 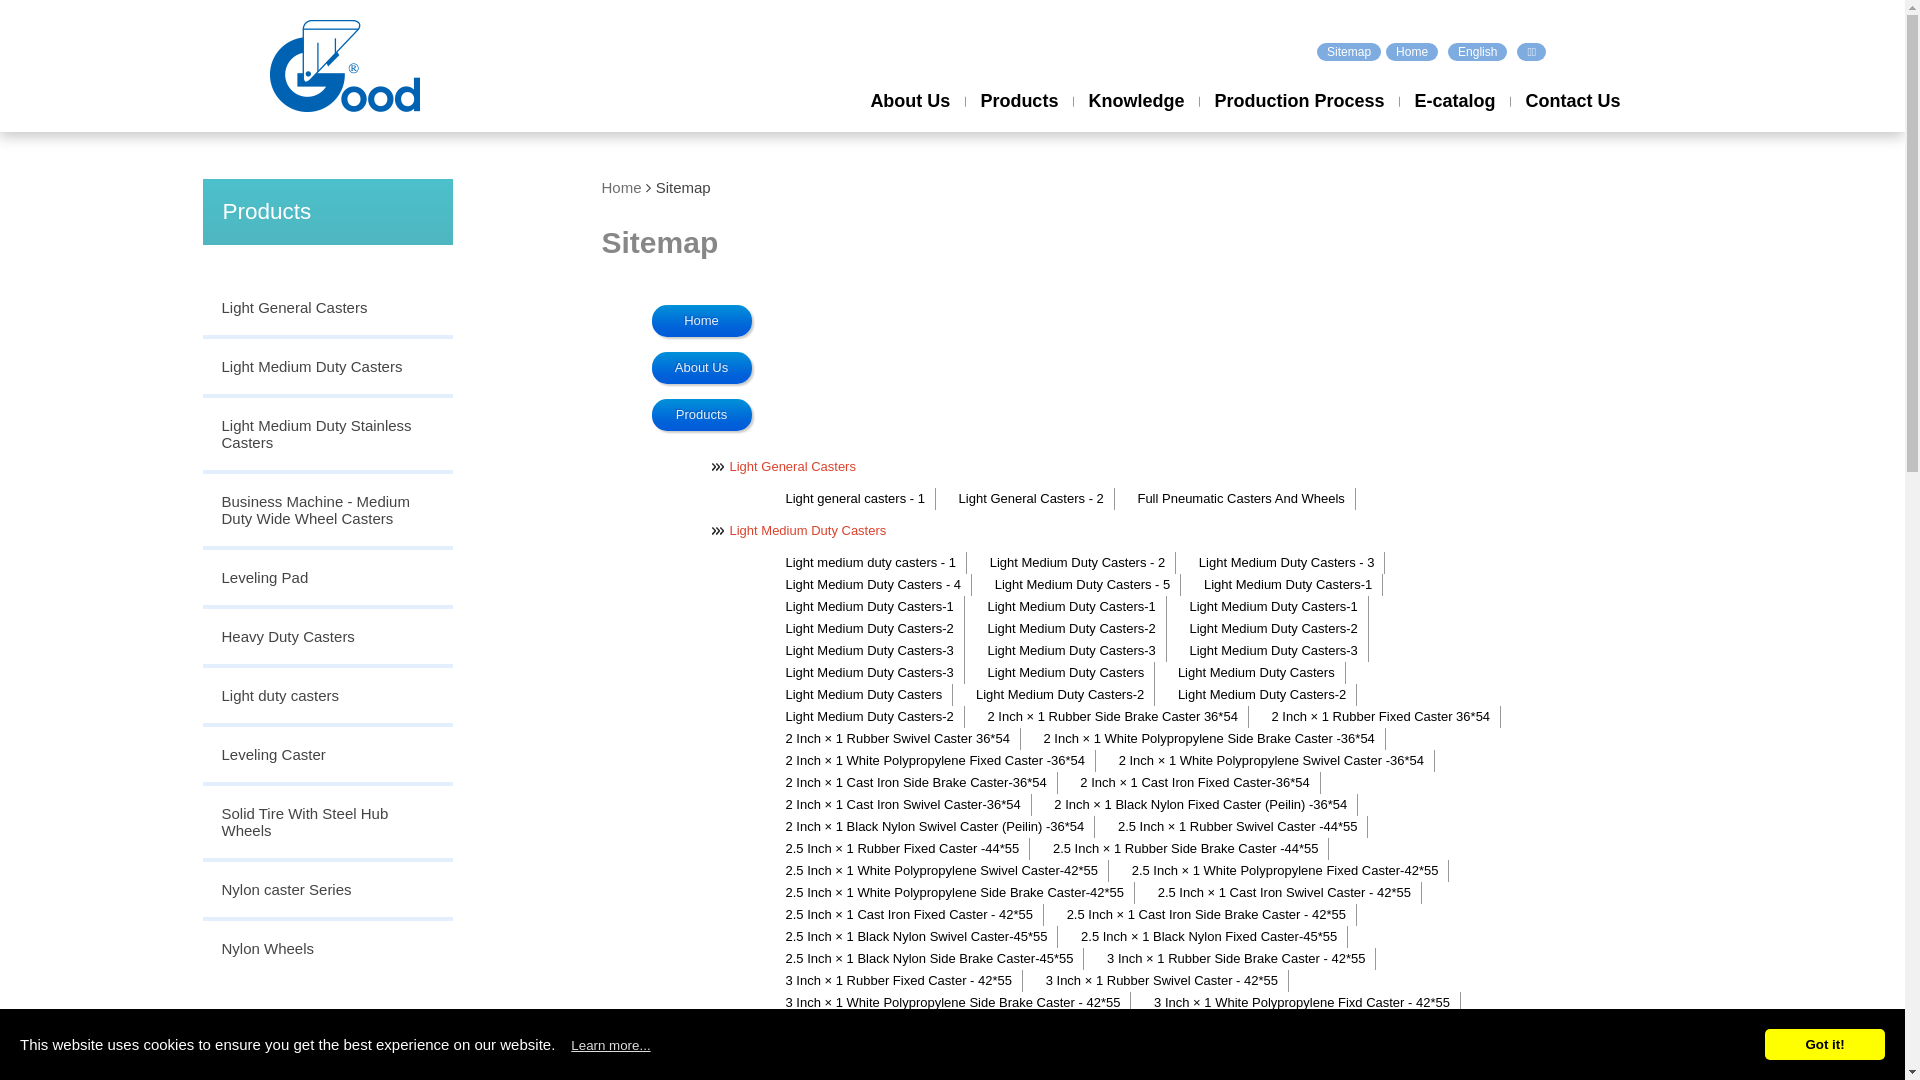 I want to click on 'Light general casters - 1', so click(x=771, y=497).